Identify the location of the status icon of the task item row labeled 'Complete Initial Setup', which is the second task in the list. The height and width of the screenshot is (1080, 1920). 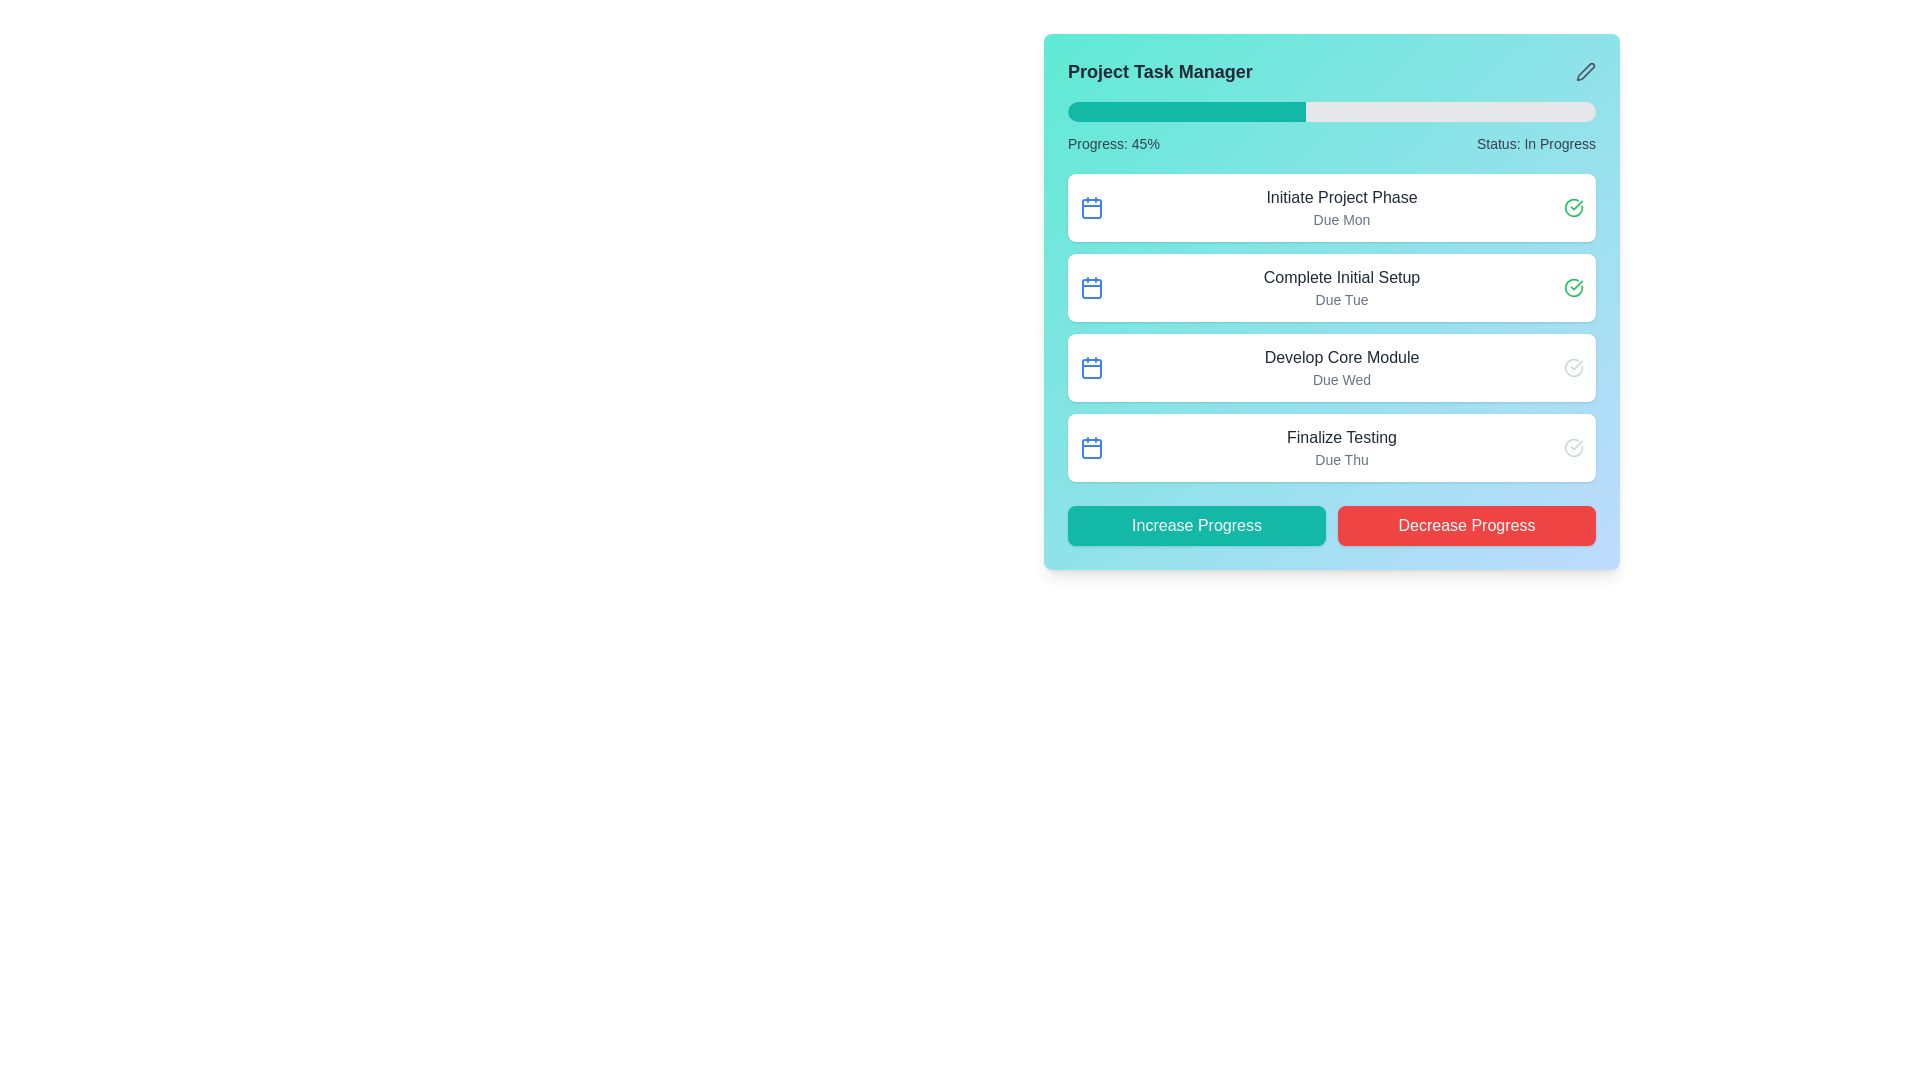
(1331, 288).